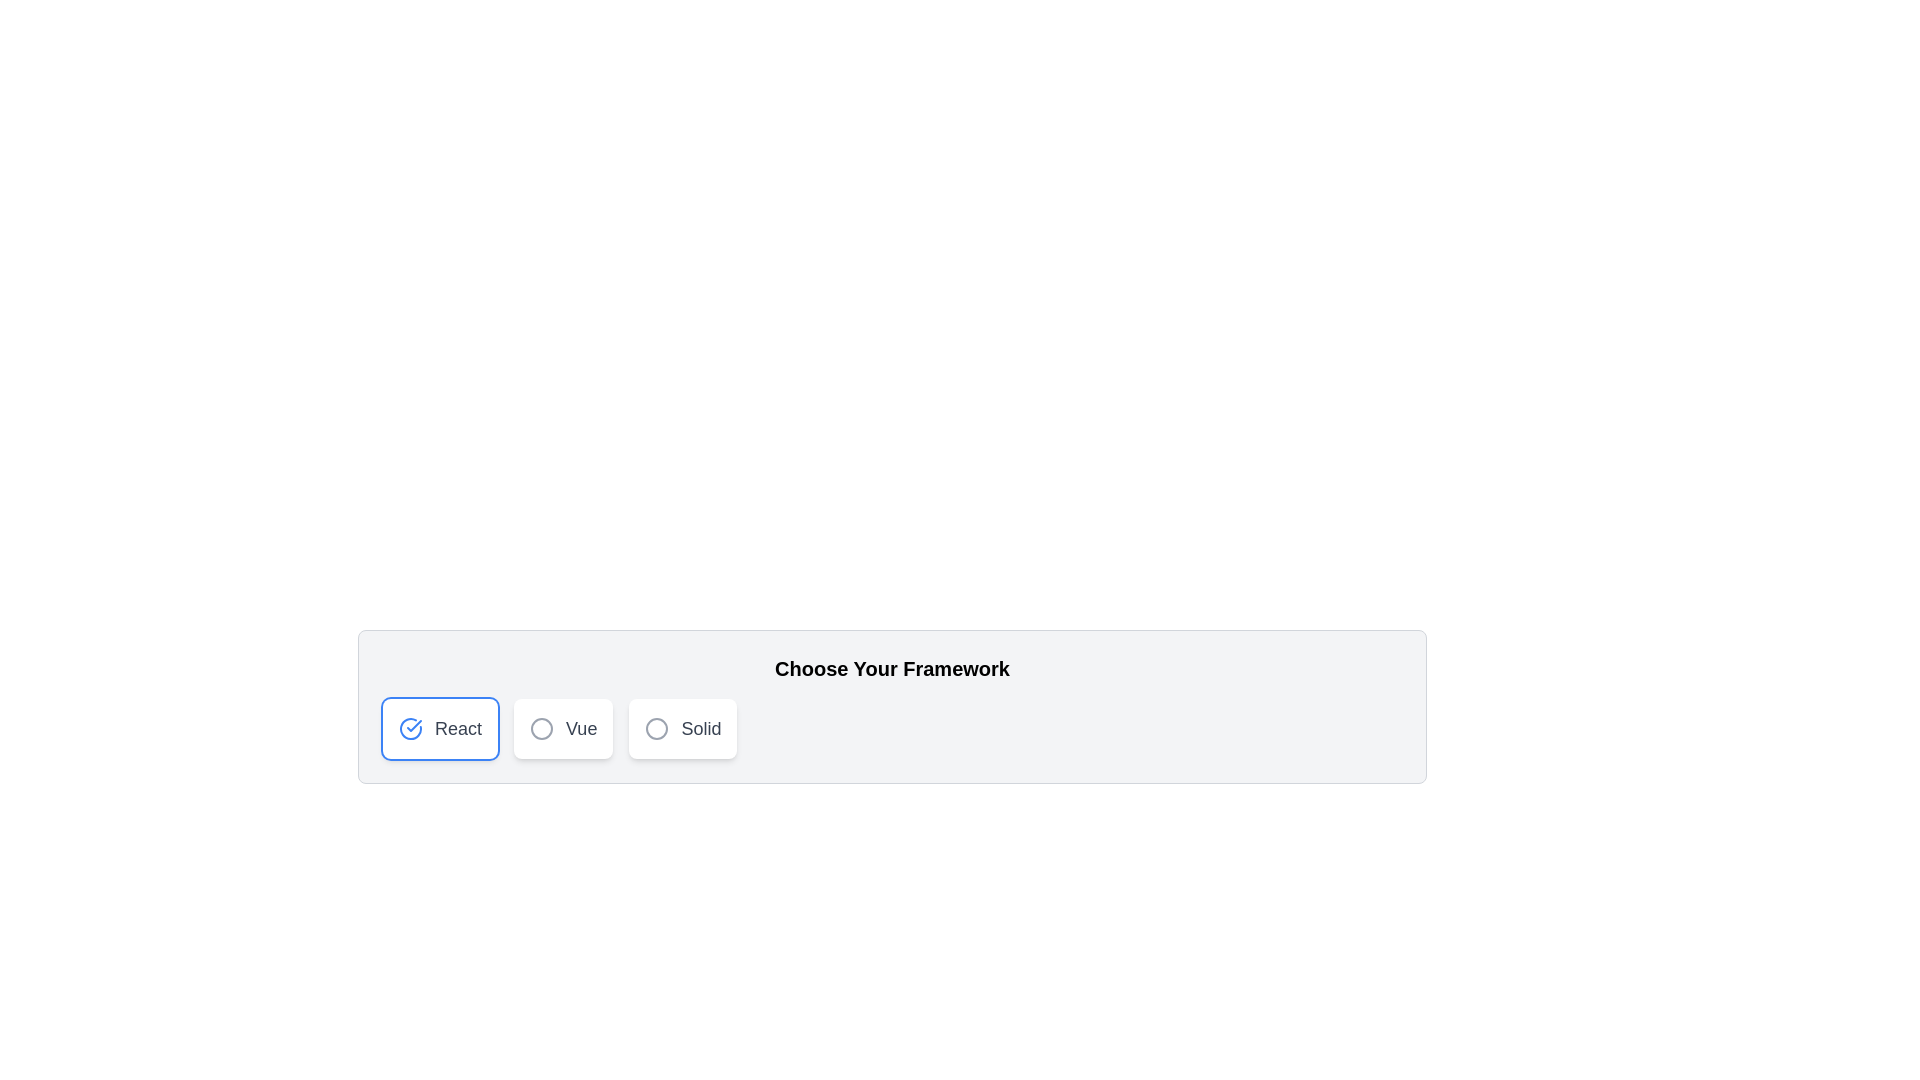 This screenshot has height=1080, width=1920. What do you see at coordinates (457, 729) in the screenshot?
I see `text label representing the 'React' option, located to the right of a blue circular icon within the first white card of the selection interface` at bounding box center [457, 729].